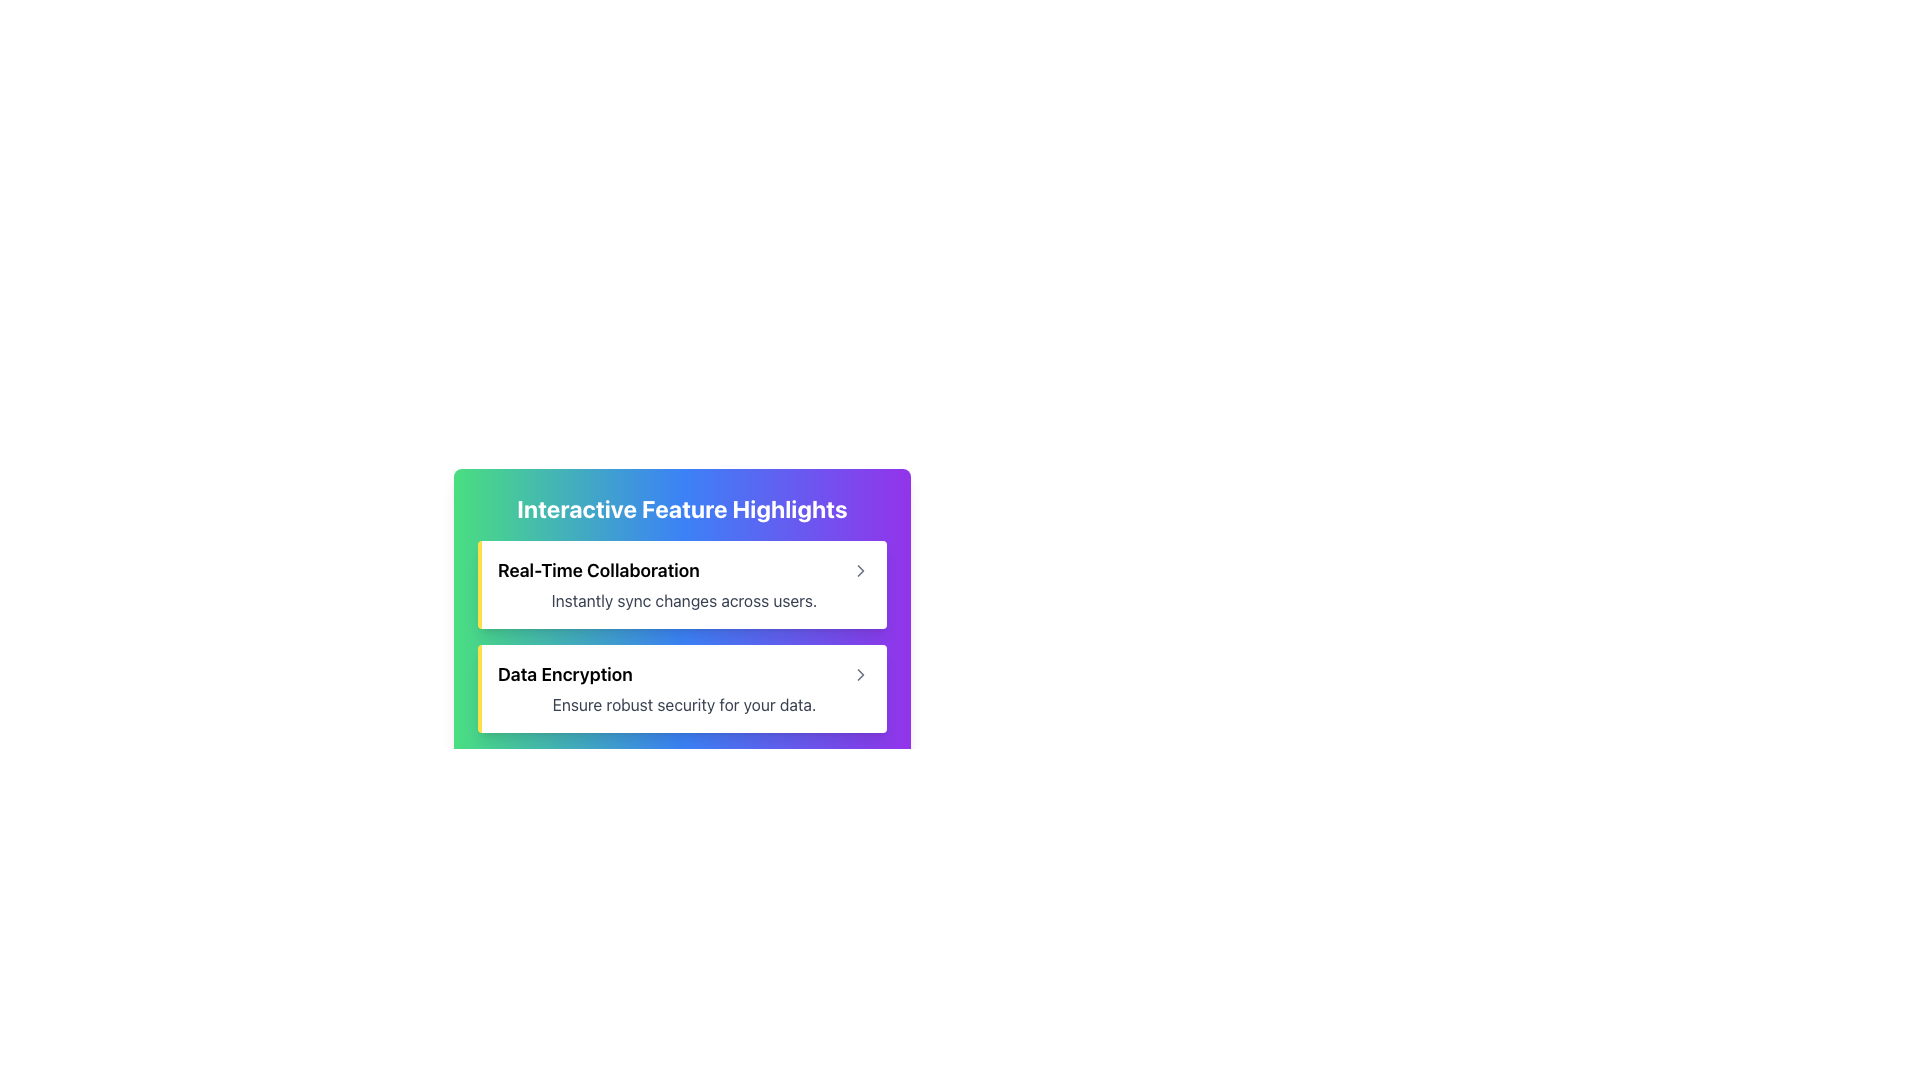  What do you see at coordinates (684, 600) in the screenshot?
I see `the text label displaying 'Instantly sync changes across users.' located below the title 'Real-Time Collaboration' in a feature description panel` at bounding box center [684, 600].